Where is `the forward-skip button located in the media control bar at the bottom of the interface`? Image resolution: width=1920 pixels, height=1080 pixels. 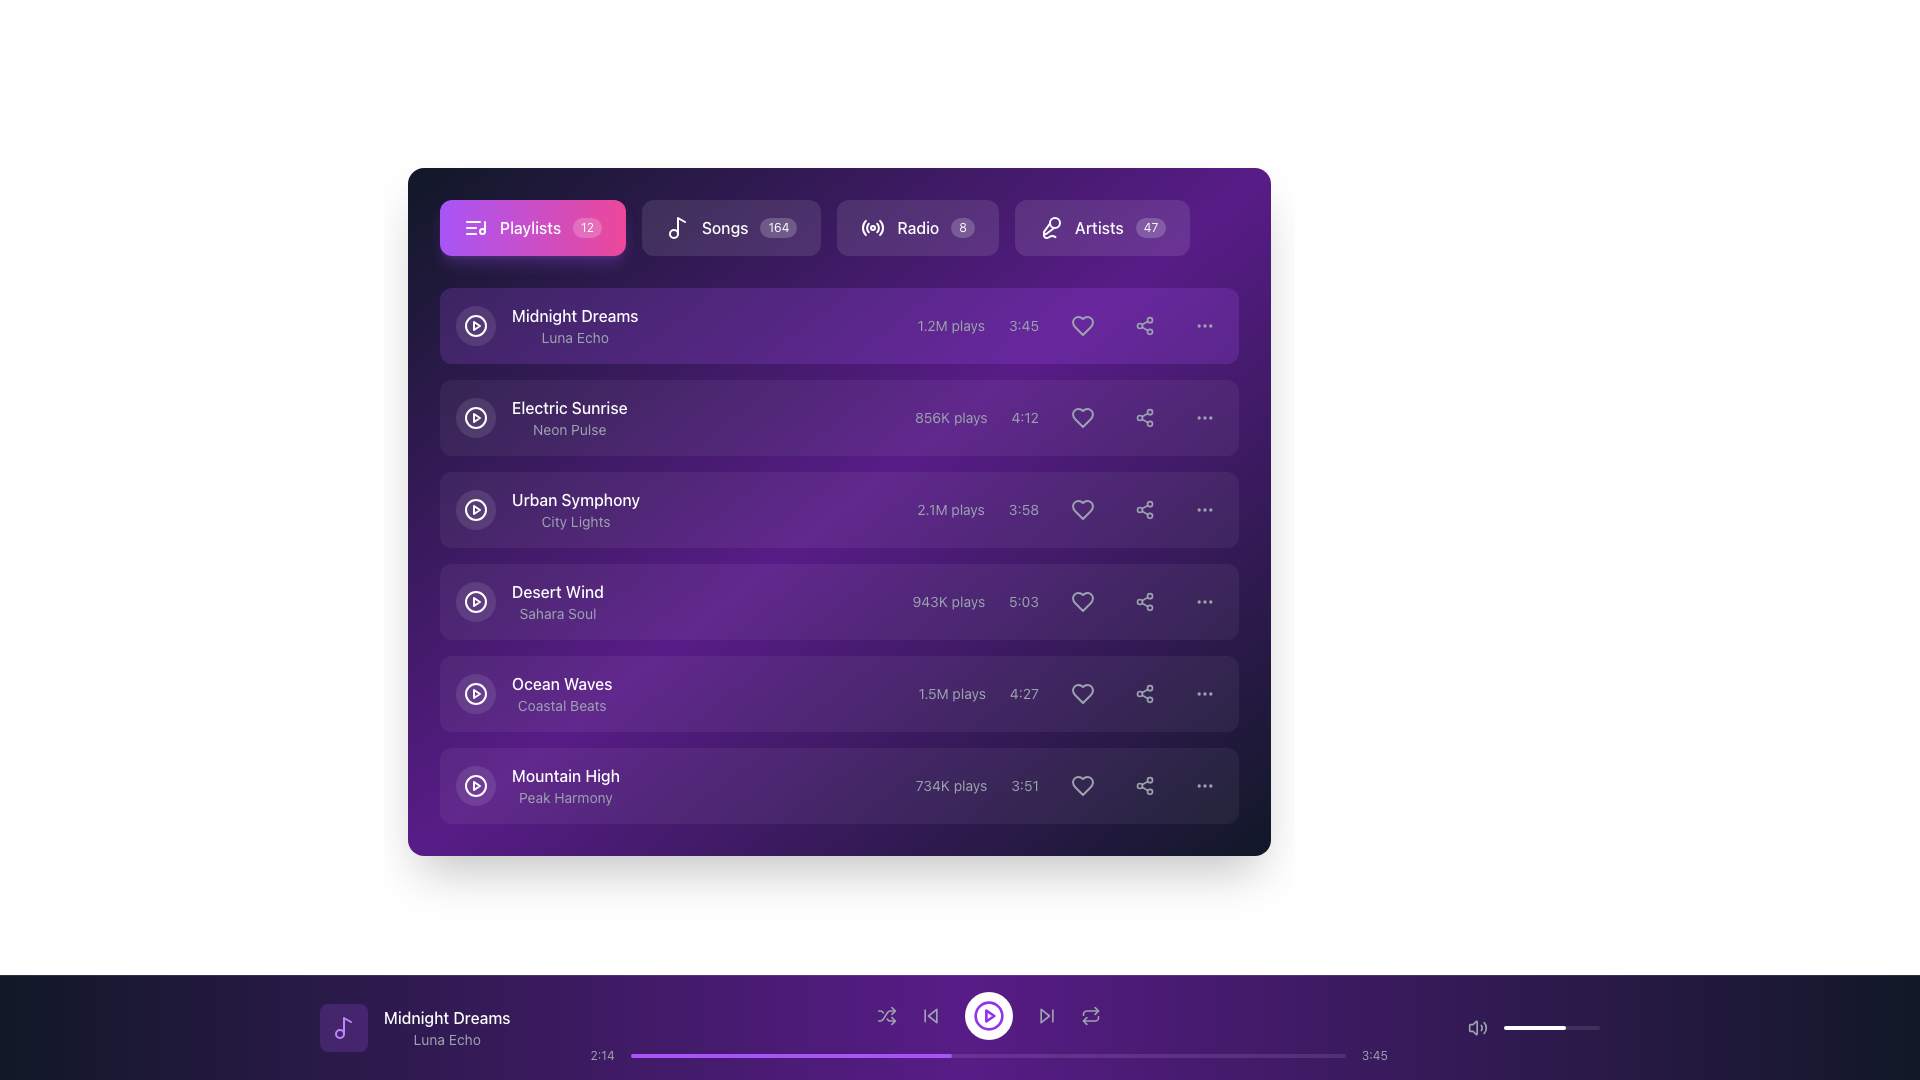
the forward-skip button located in the media control bar at the bottom of the interface is located at coordinates (1046, 1015).